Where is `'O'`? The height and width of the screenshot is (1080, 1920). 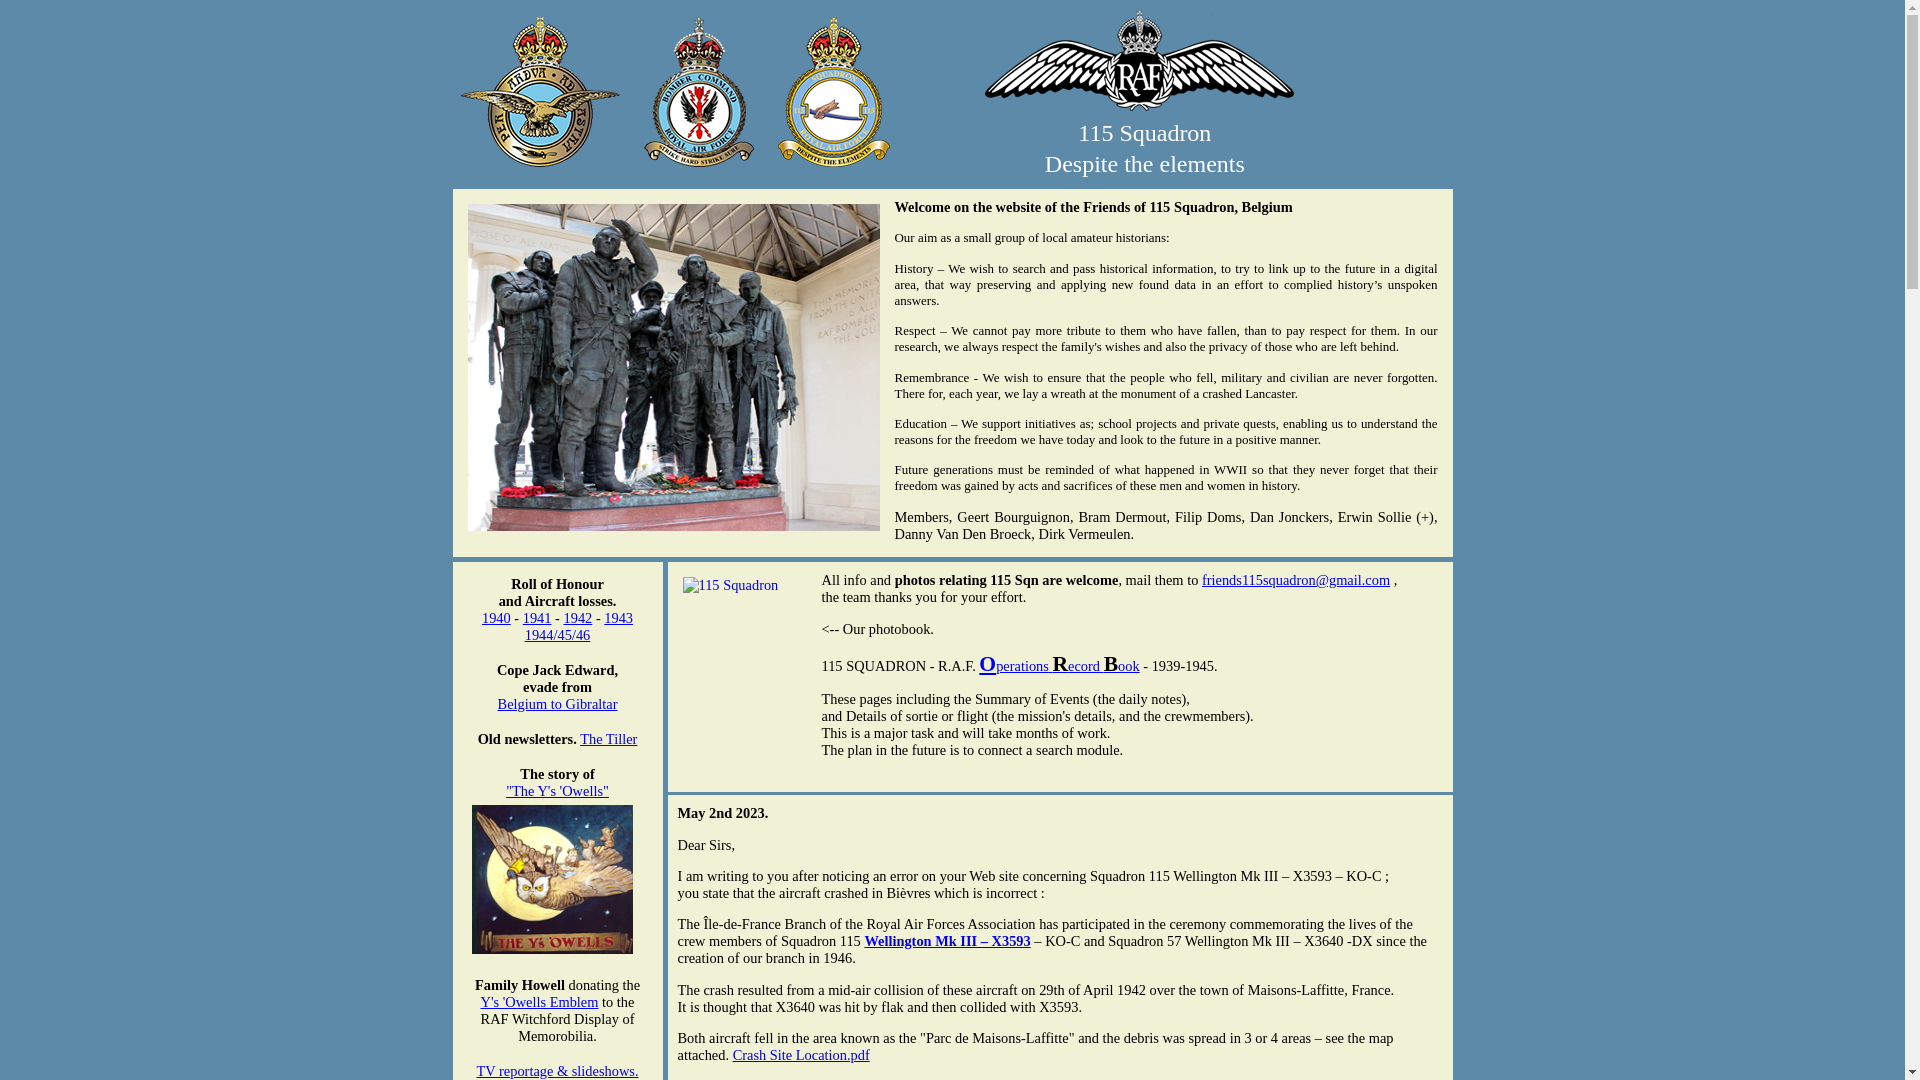
'O' is located at coordinates (987, 663).